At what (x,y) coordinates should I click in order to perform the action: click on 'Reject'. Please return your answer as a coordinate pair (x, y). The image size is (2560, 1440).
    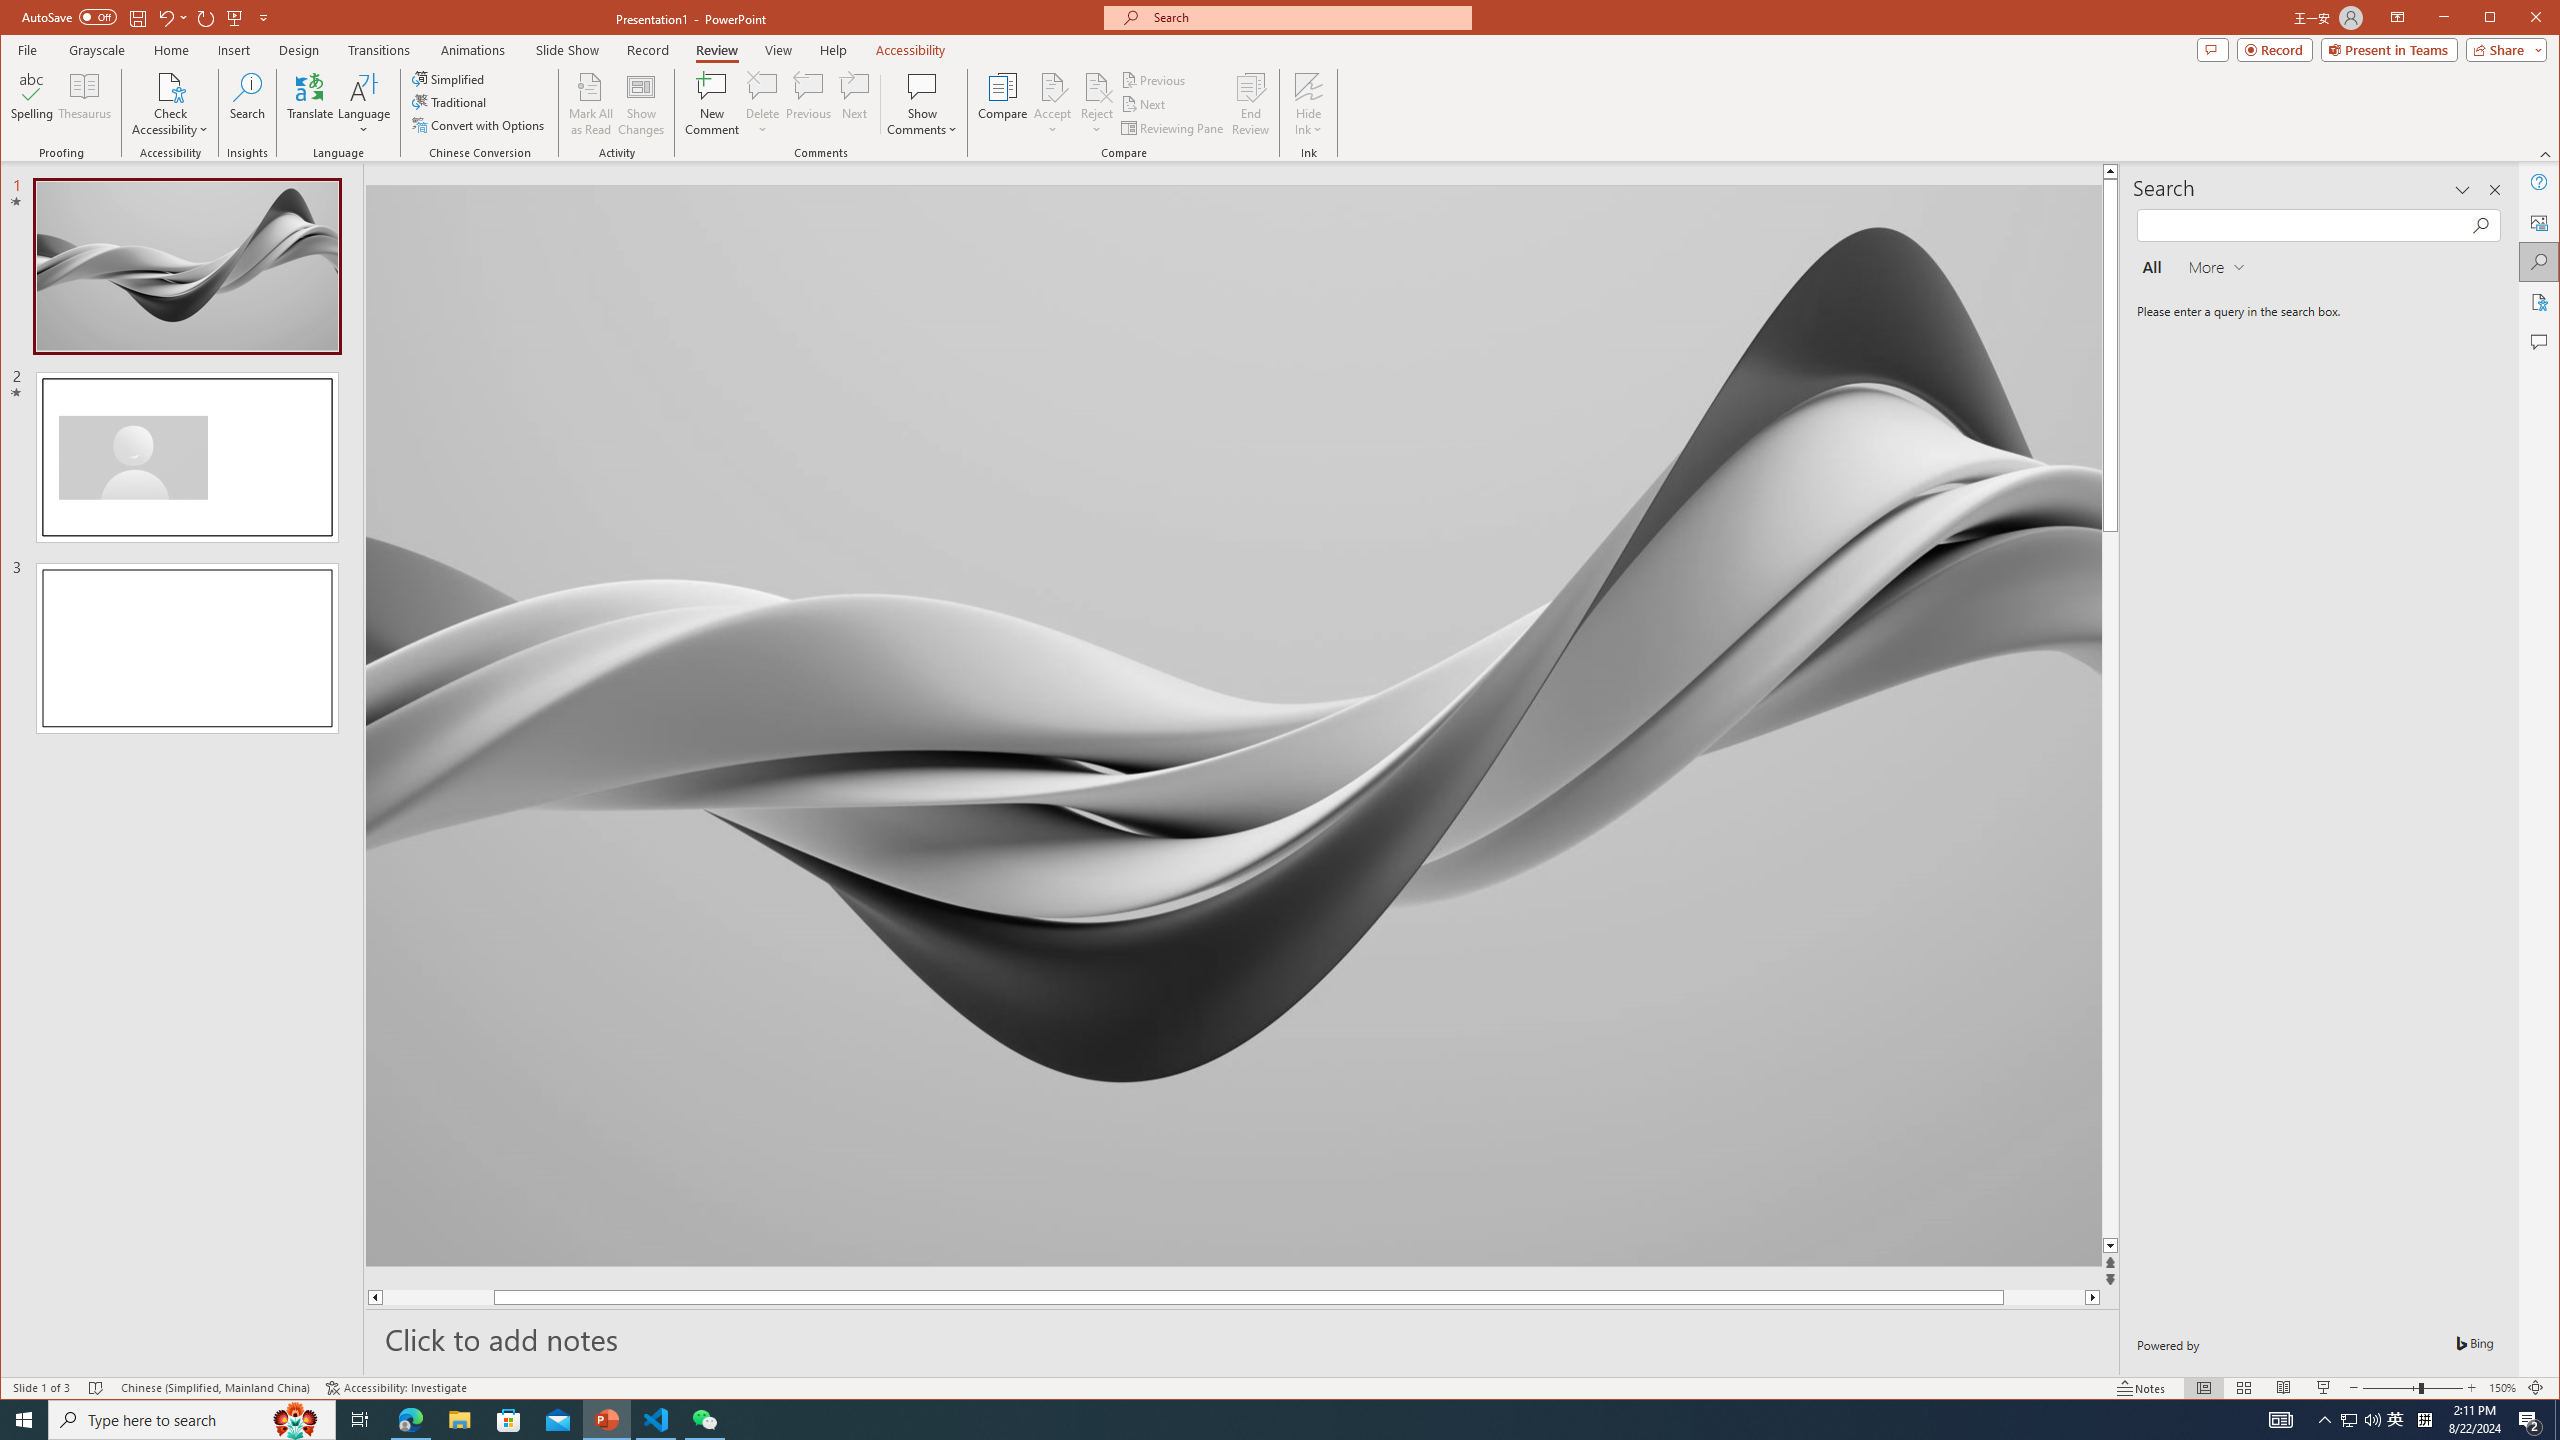
    Looking at the image, I should click on (1096, 103).